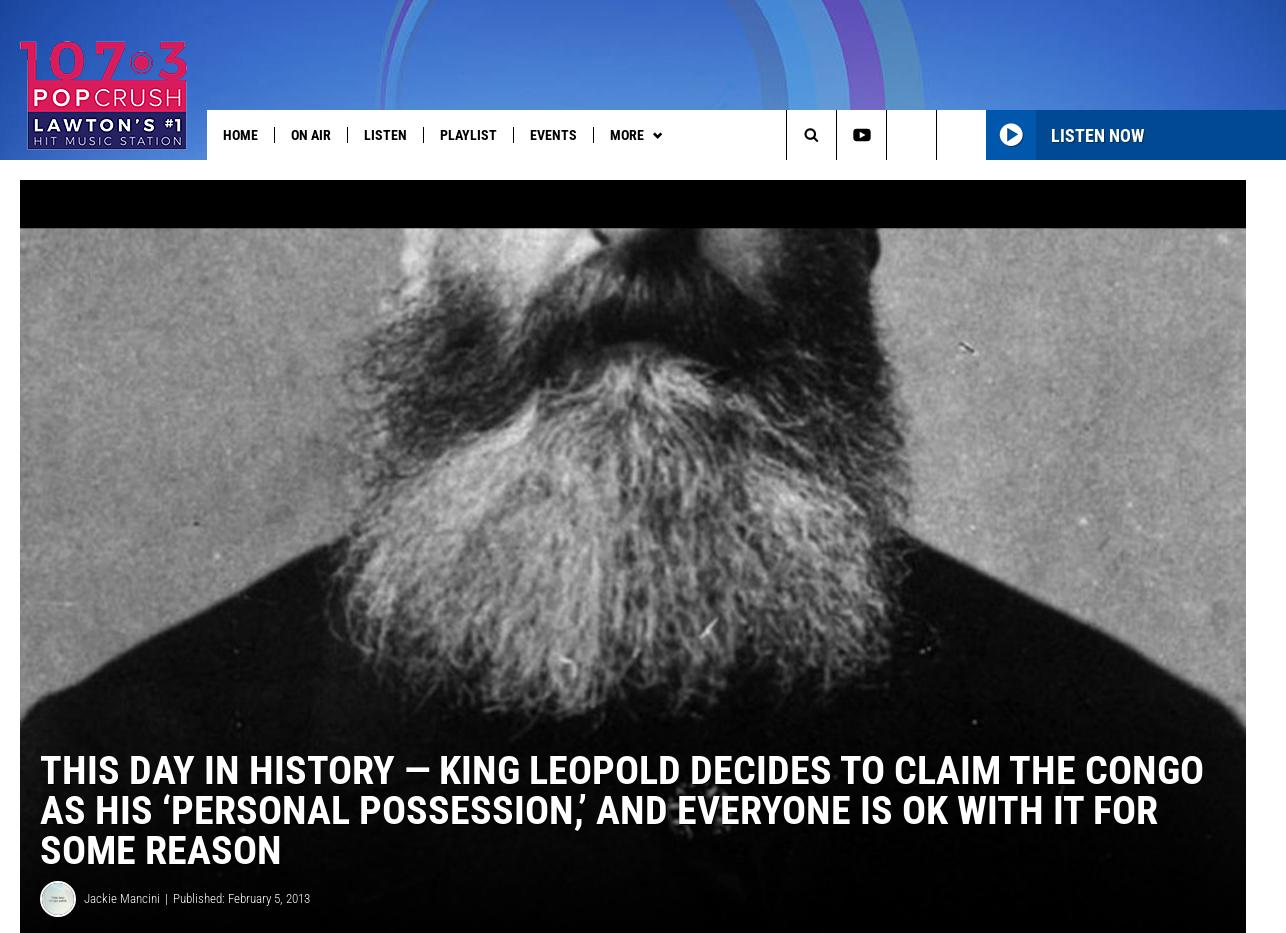  What do you see at coordinates (467, 134) in the screenshot?
I see `'Playlist'` at bounding box center [467, 134].